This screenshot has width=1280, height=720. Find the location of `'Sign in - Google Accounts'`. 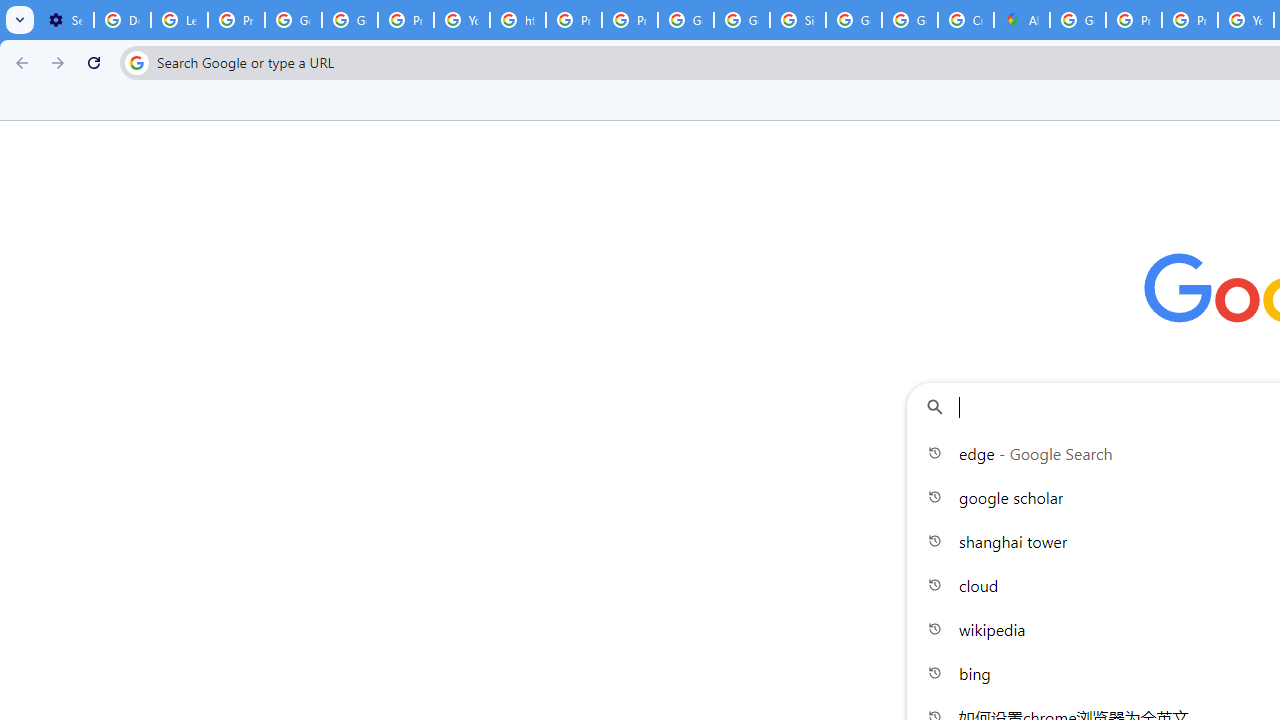

'Sign in - Google Accounts' is located at coordinates (797, 20).